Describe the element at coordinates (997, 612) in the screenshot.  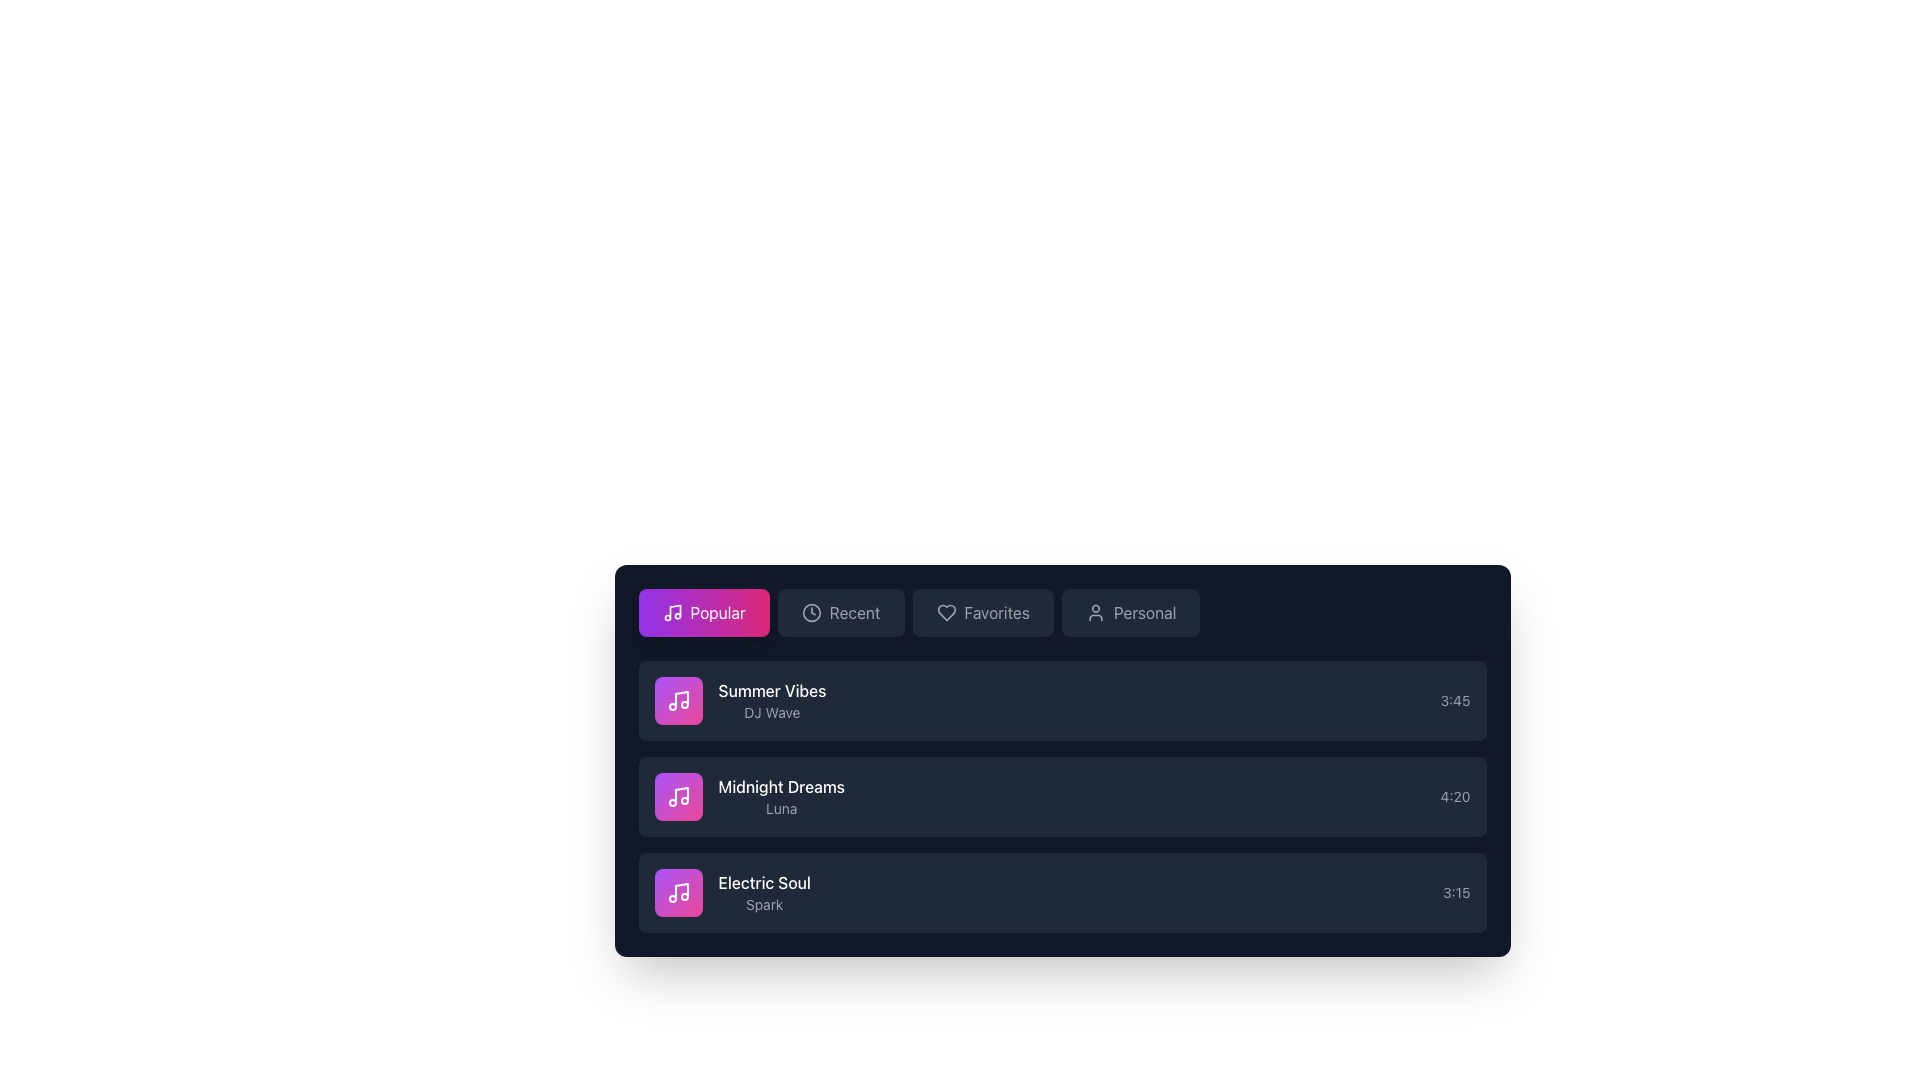
I see `the text label displaying 'Favorites', which is styled in light gray and located in the navigation bar next to a heart icon` at that location.